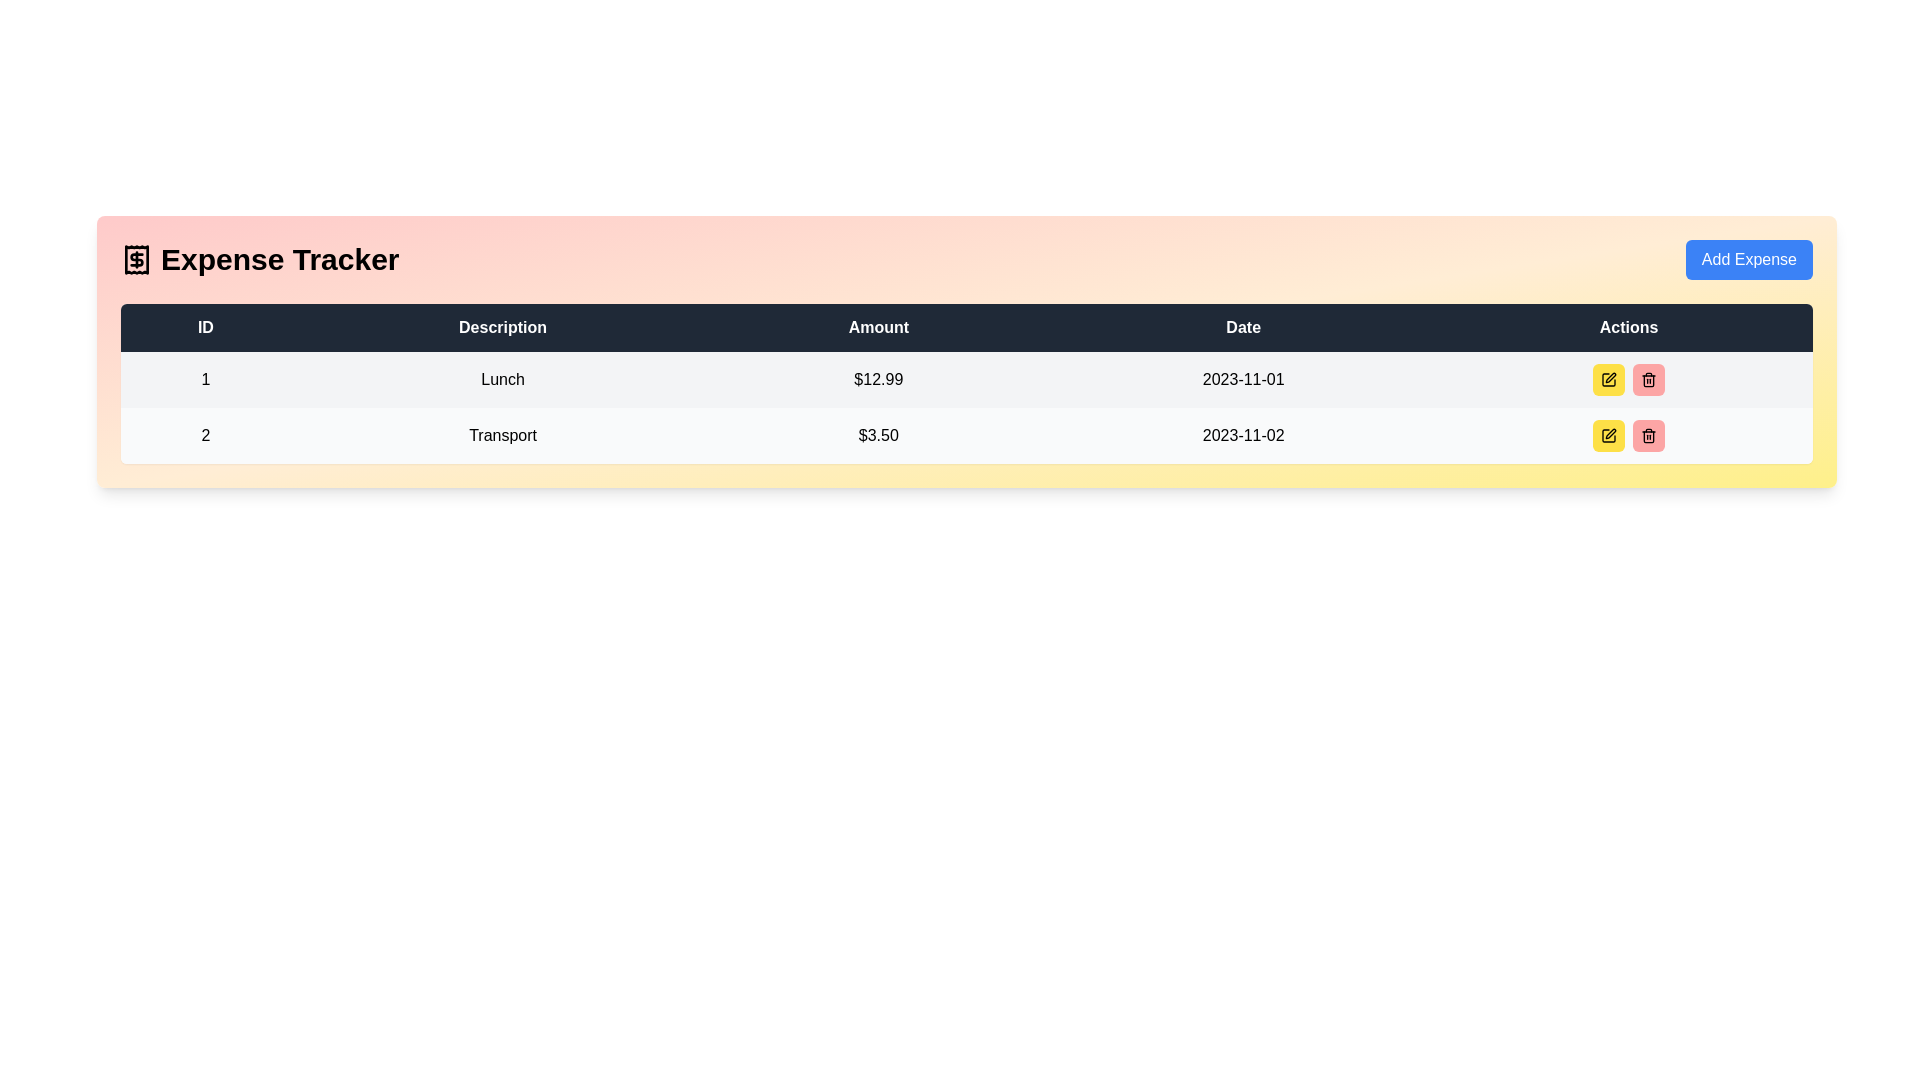 This screenshot has width=1920, height=1080. Describe the element at coordinates (1649, 380) in the screenshot. I see `the trash bin icon button in the Actions column of the second row` at that location.